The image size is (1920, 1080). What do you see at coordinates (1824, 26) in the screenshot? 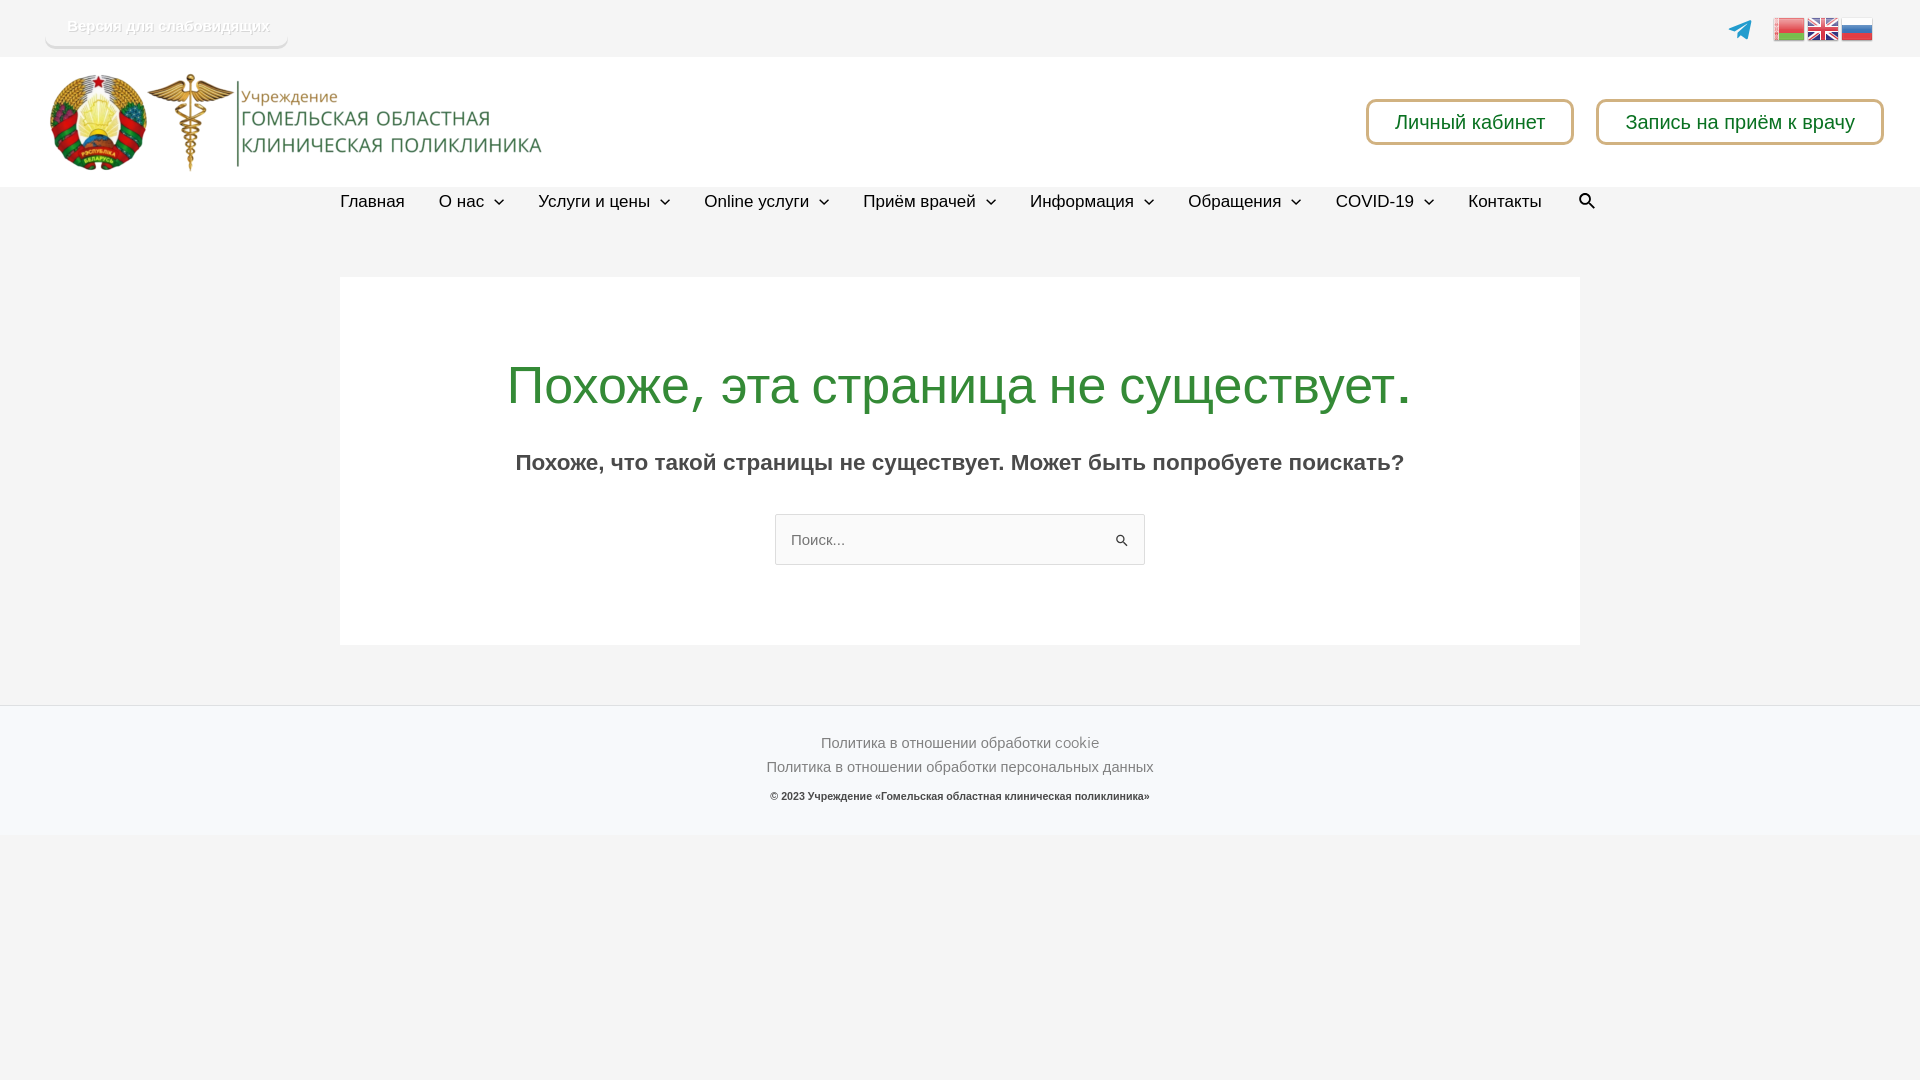
I see `'English'` at bounding box center [1824, 26].